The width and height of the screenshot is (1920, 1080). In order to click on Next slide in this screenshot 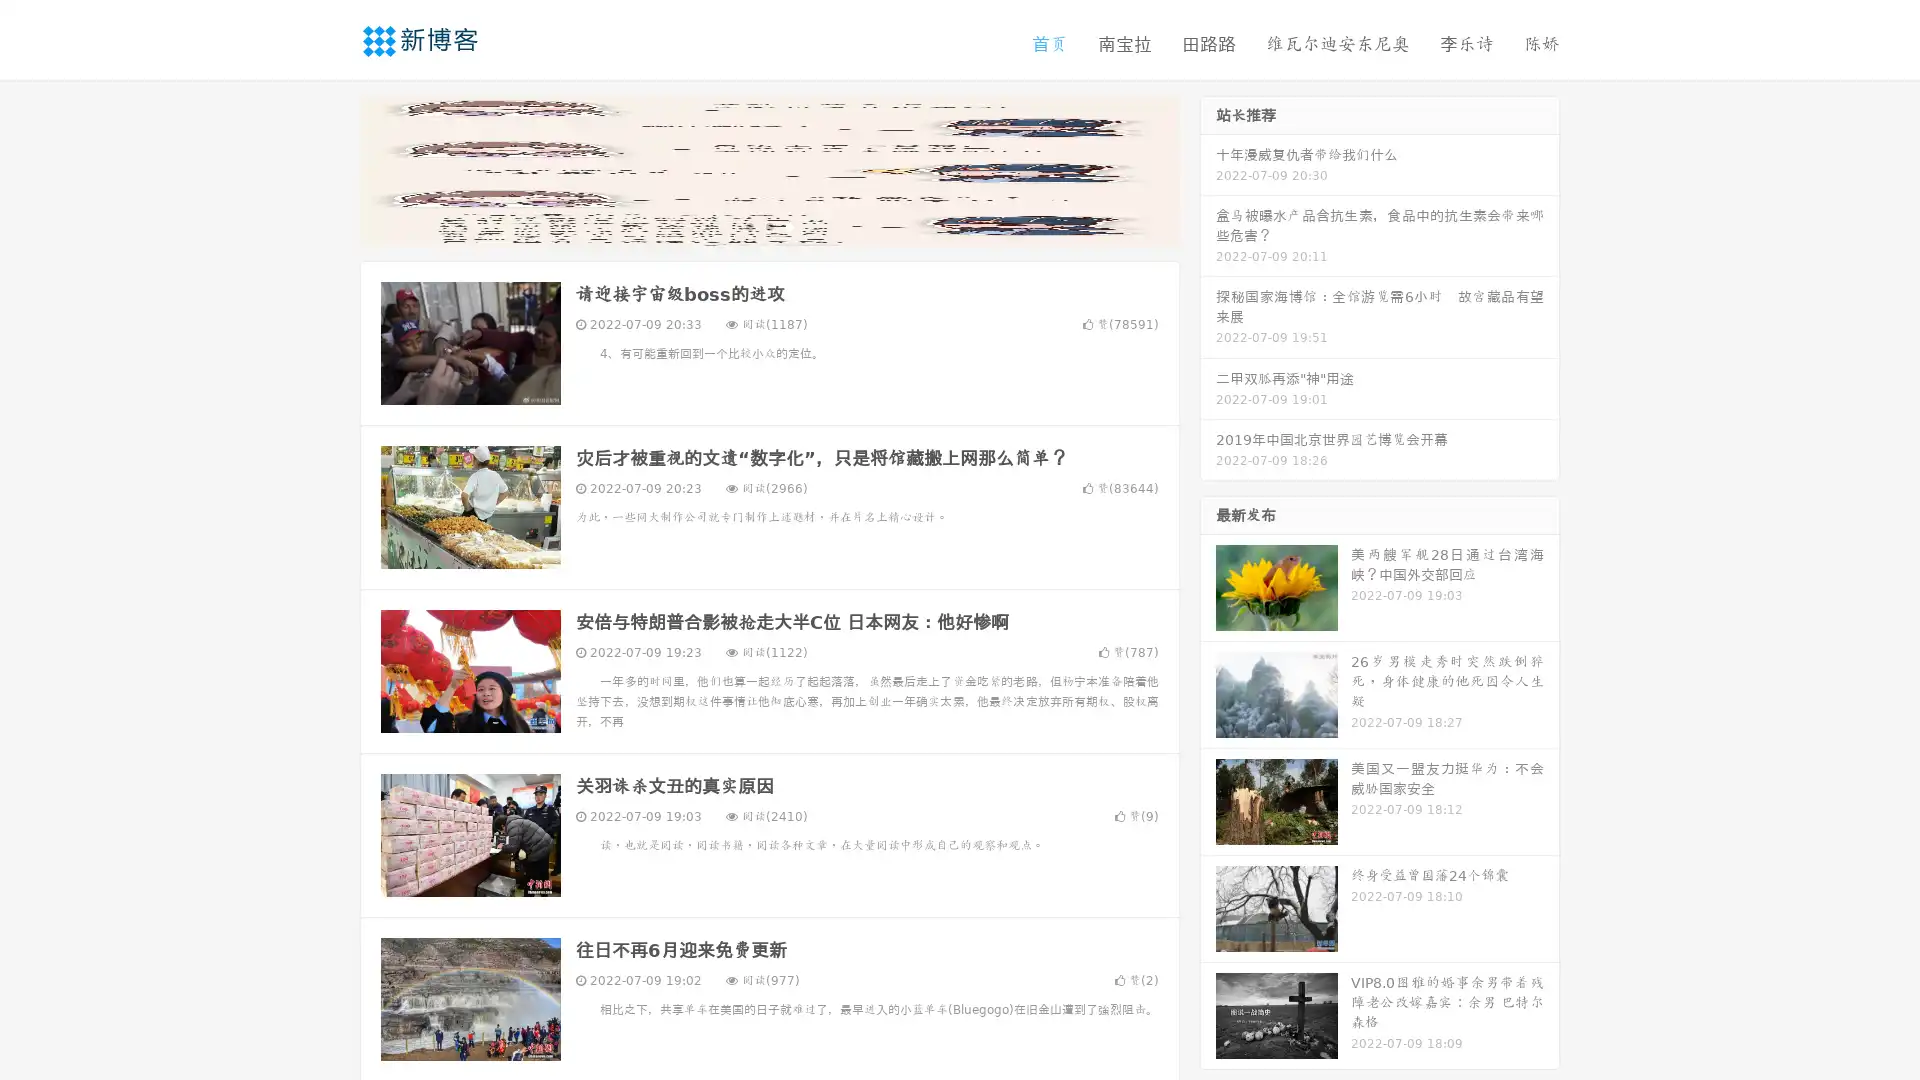, I will do `click(1208, 168)`.